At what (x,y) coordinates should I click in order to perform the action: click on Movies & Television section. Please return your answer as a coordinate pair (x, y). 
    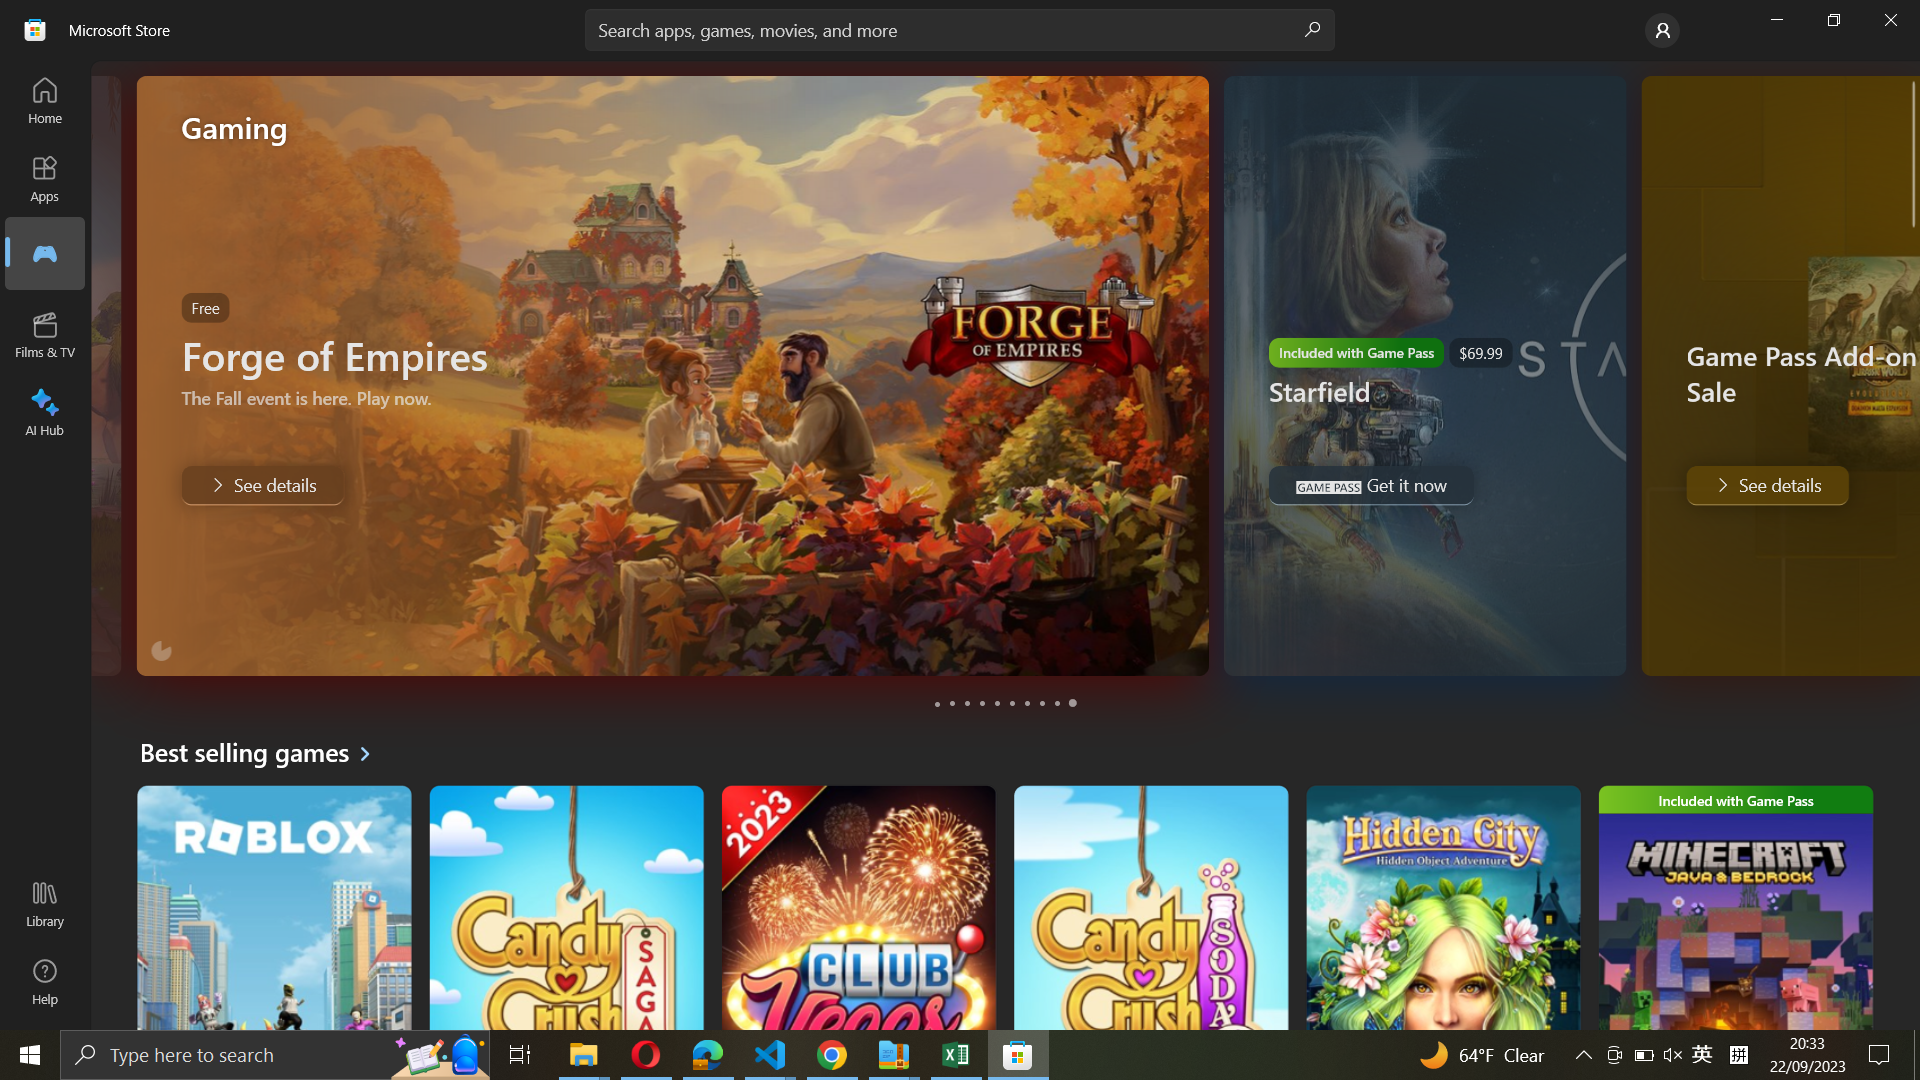
    Looking at the image, I should click on (46, 334).